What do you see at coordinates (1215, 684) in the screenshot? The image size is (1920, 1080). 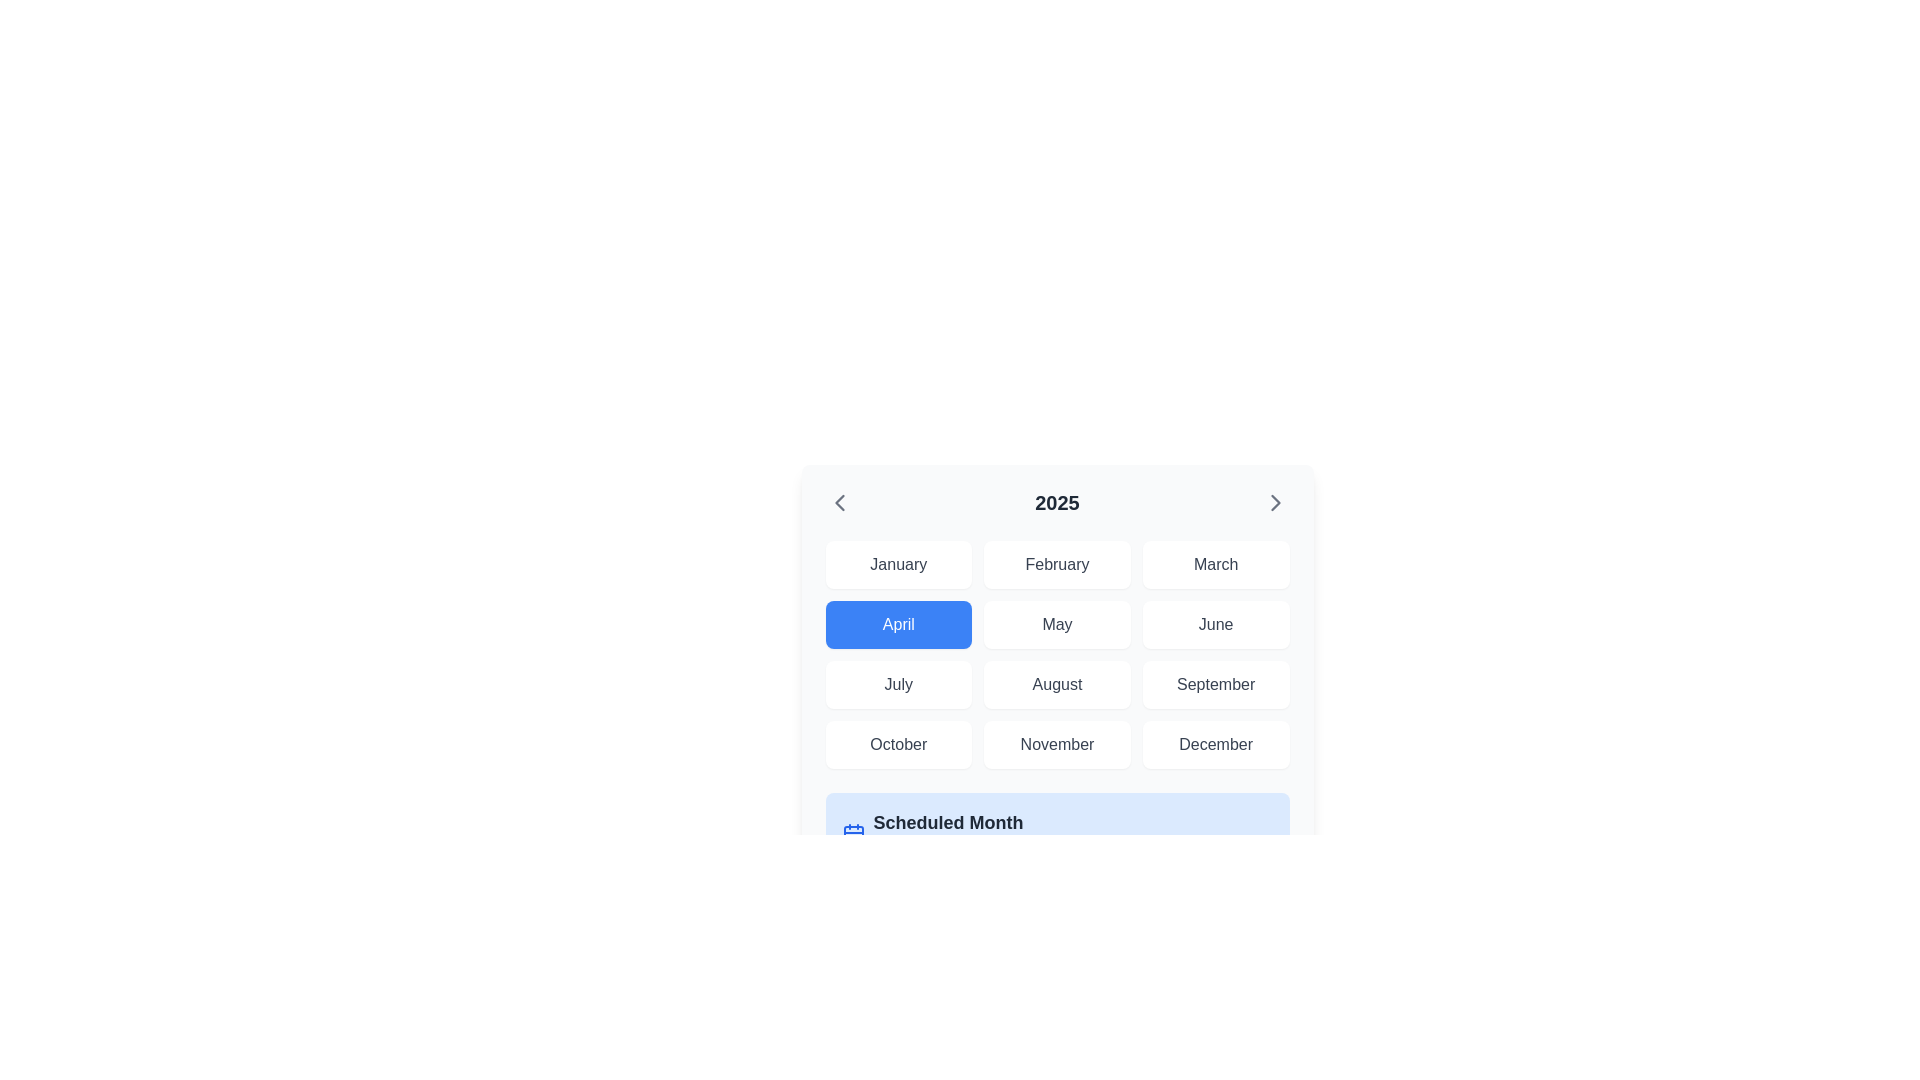 I see `the button representing the month of September in the calendar grid layout` at bounding box center [1215, 684].